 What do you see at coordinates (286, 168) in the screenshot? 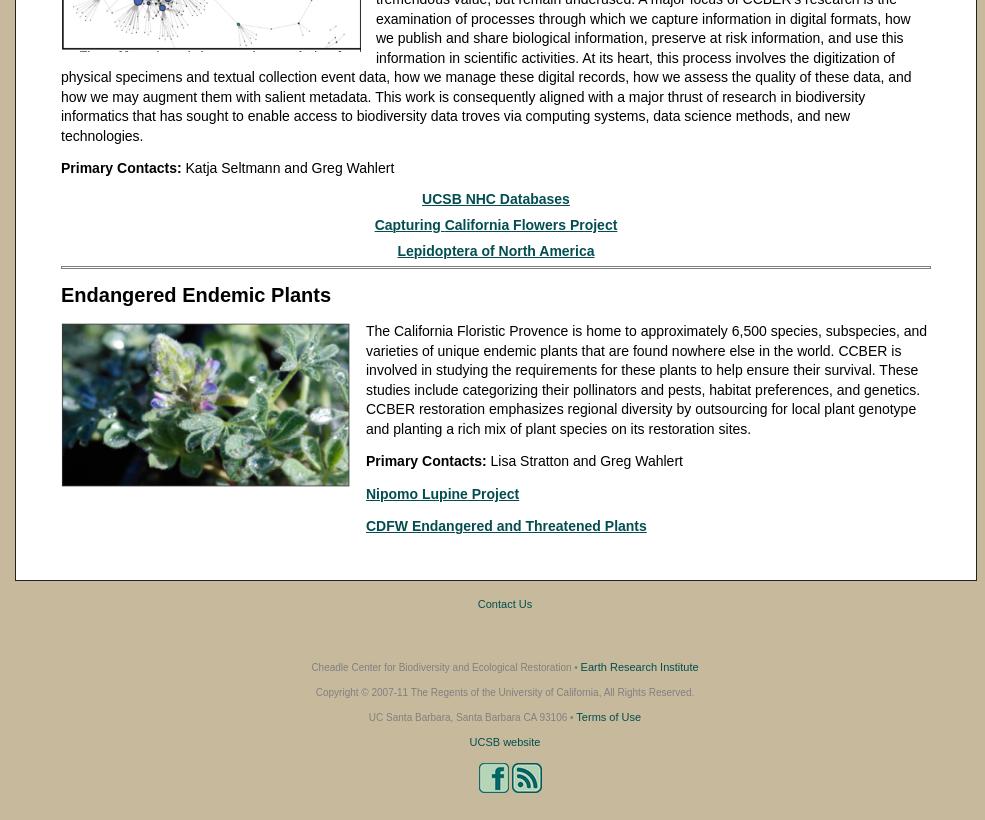
I see `'Katja Seltmann and Greg Wahlert'` at bounding box center [286, 168].